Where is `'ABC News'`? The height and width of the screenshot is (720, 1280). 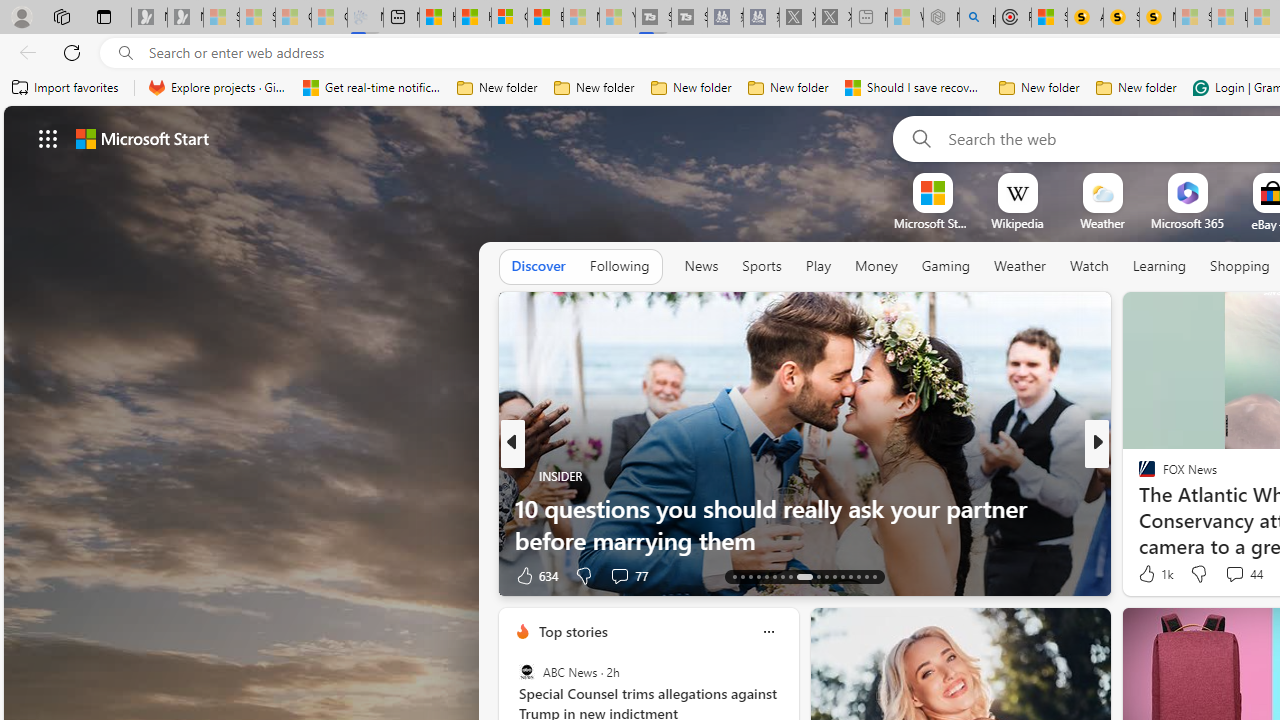 'ABC News' is located at coordinates (526, 672).